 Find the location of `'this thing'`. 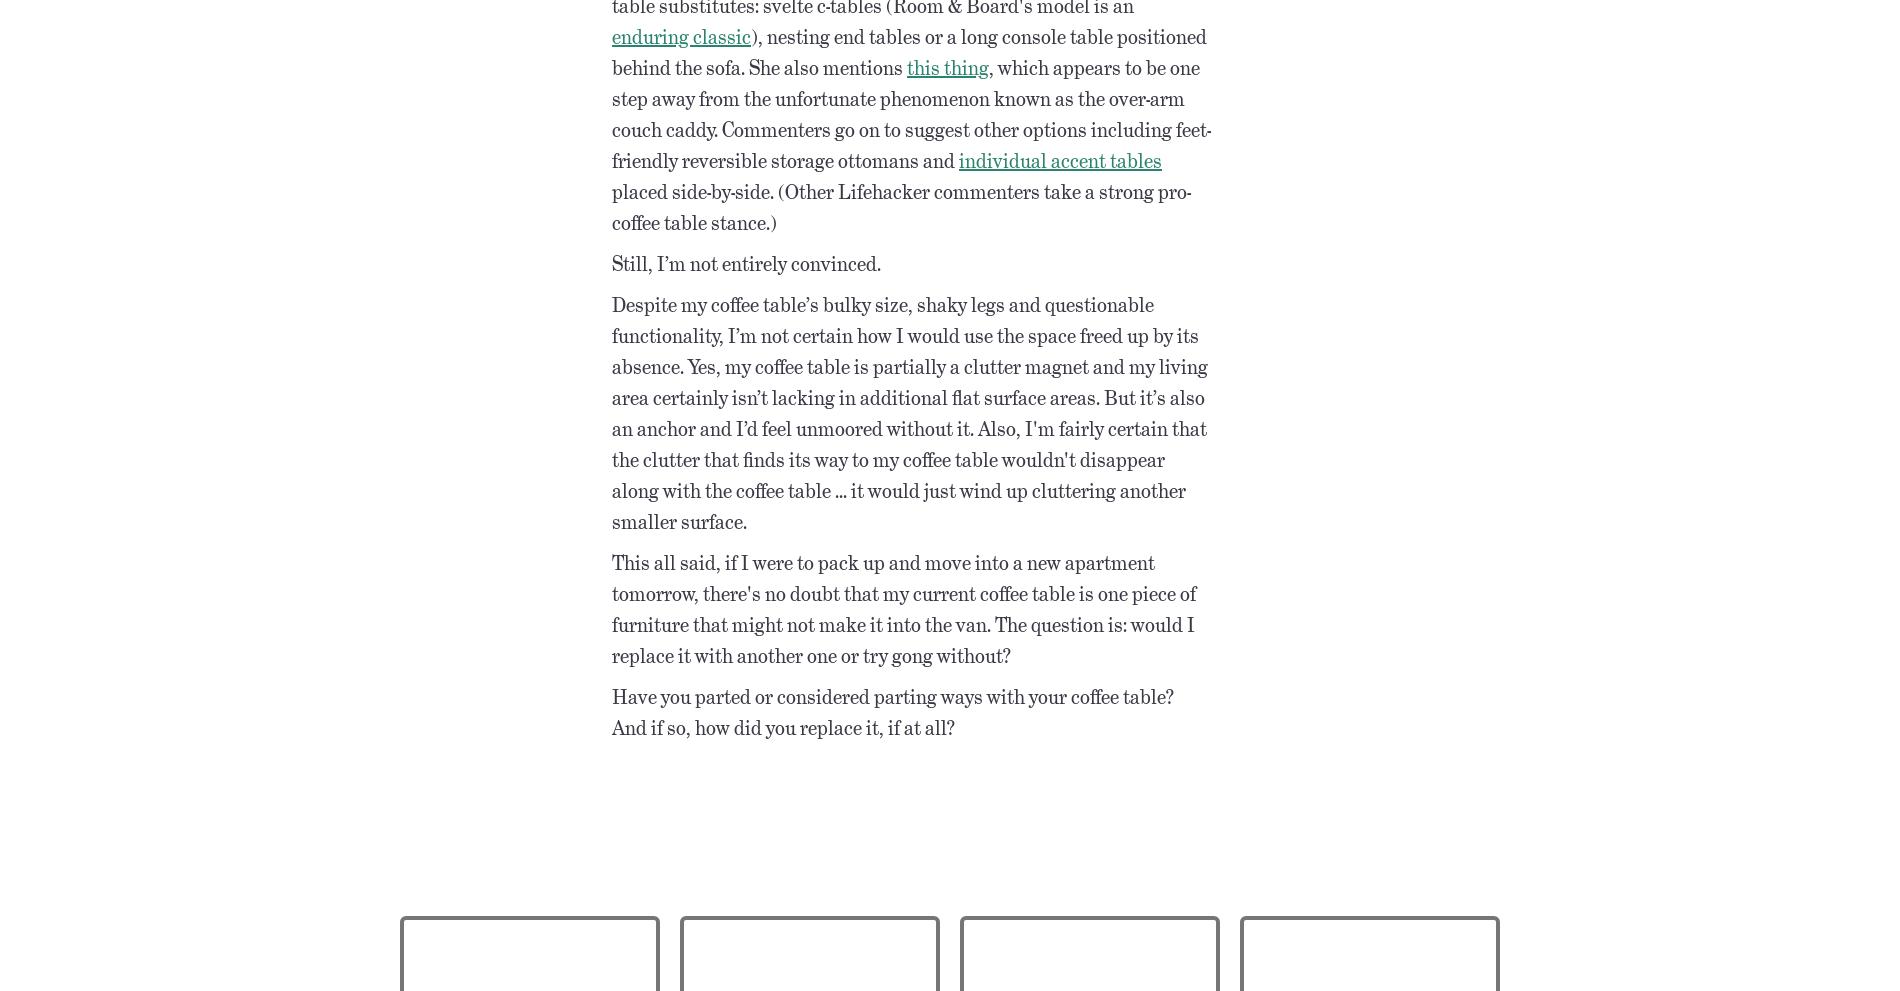

'this thing' is located at coordinates (946, 66).